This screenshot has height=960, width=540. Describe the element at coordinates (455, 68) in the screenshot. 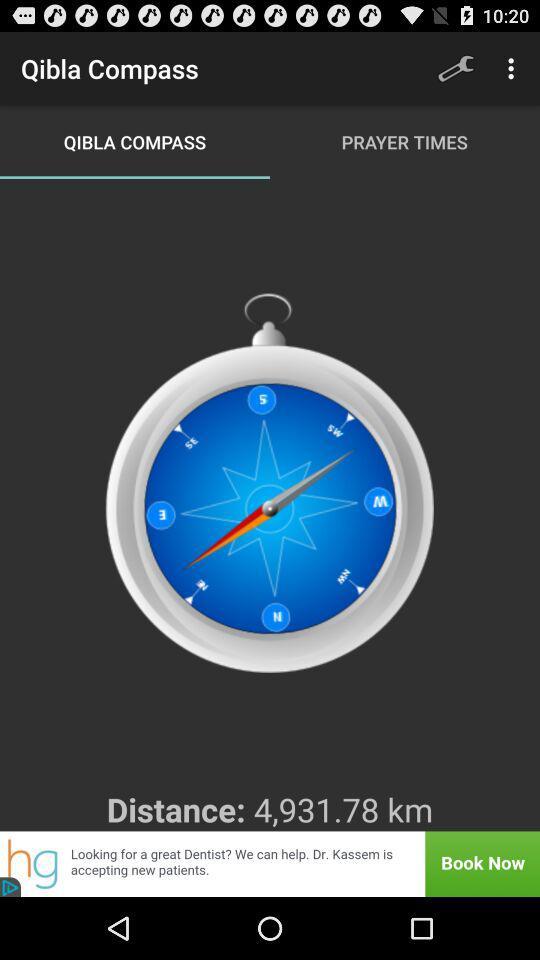

I see `item to the right of the qibla compass app` at that location.